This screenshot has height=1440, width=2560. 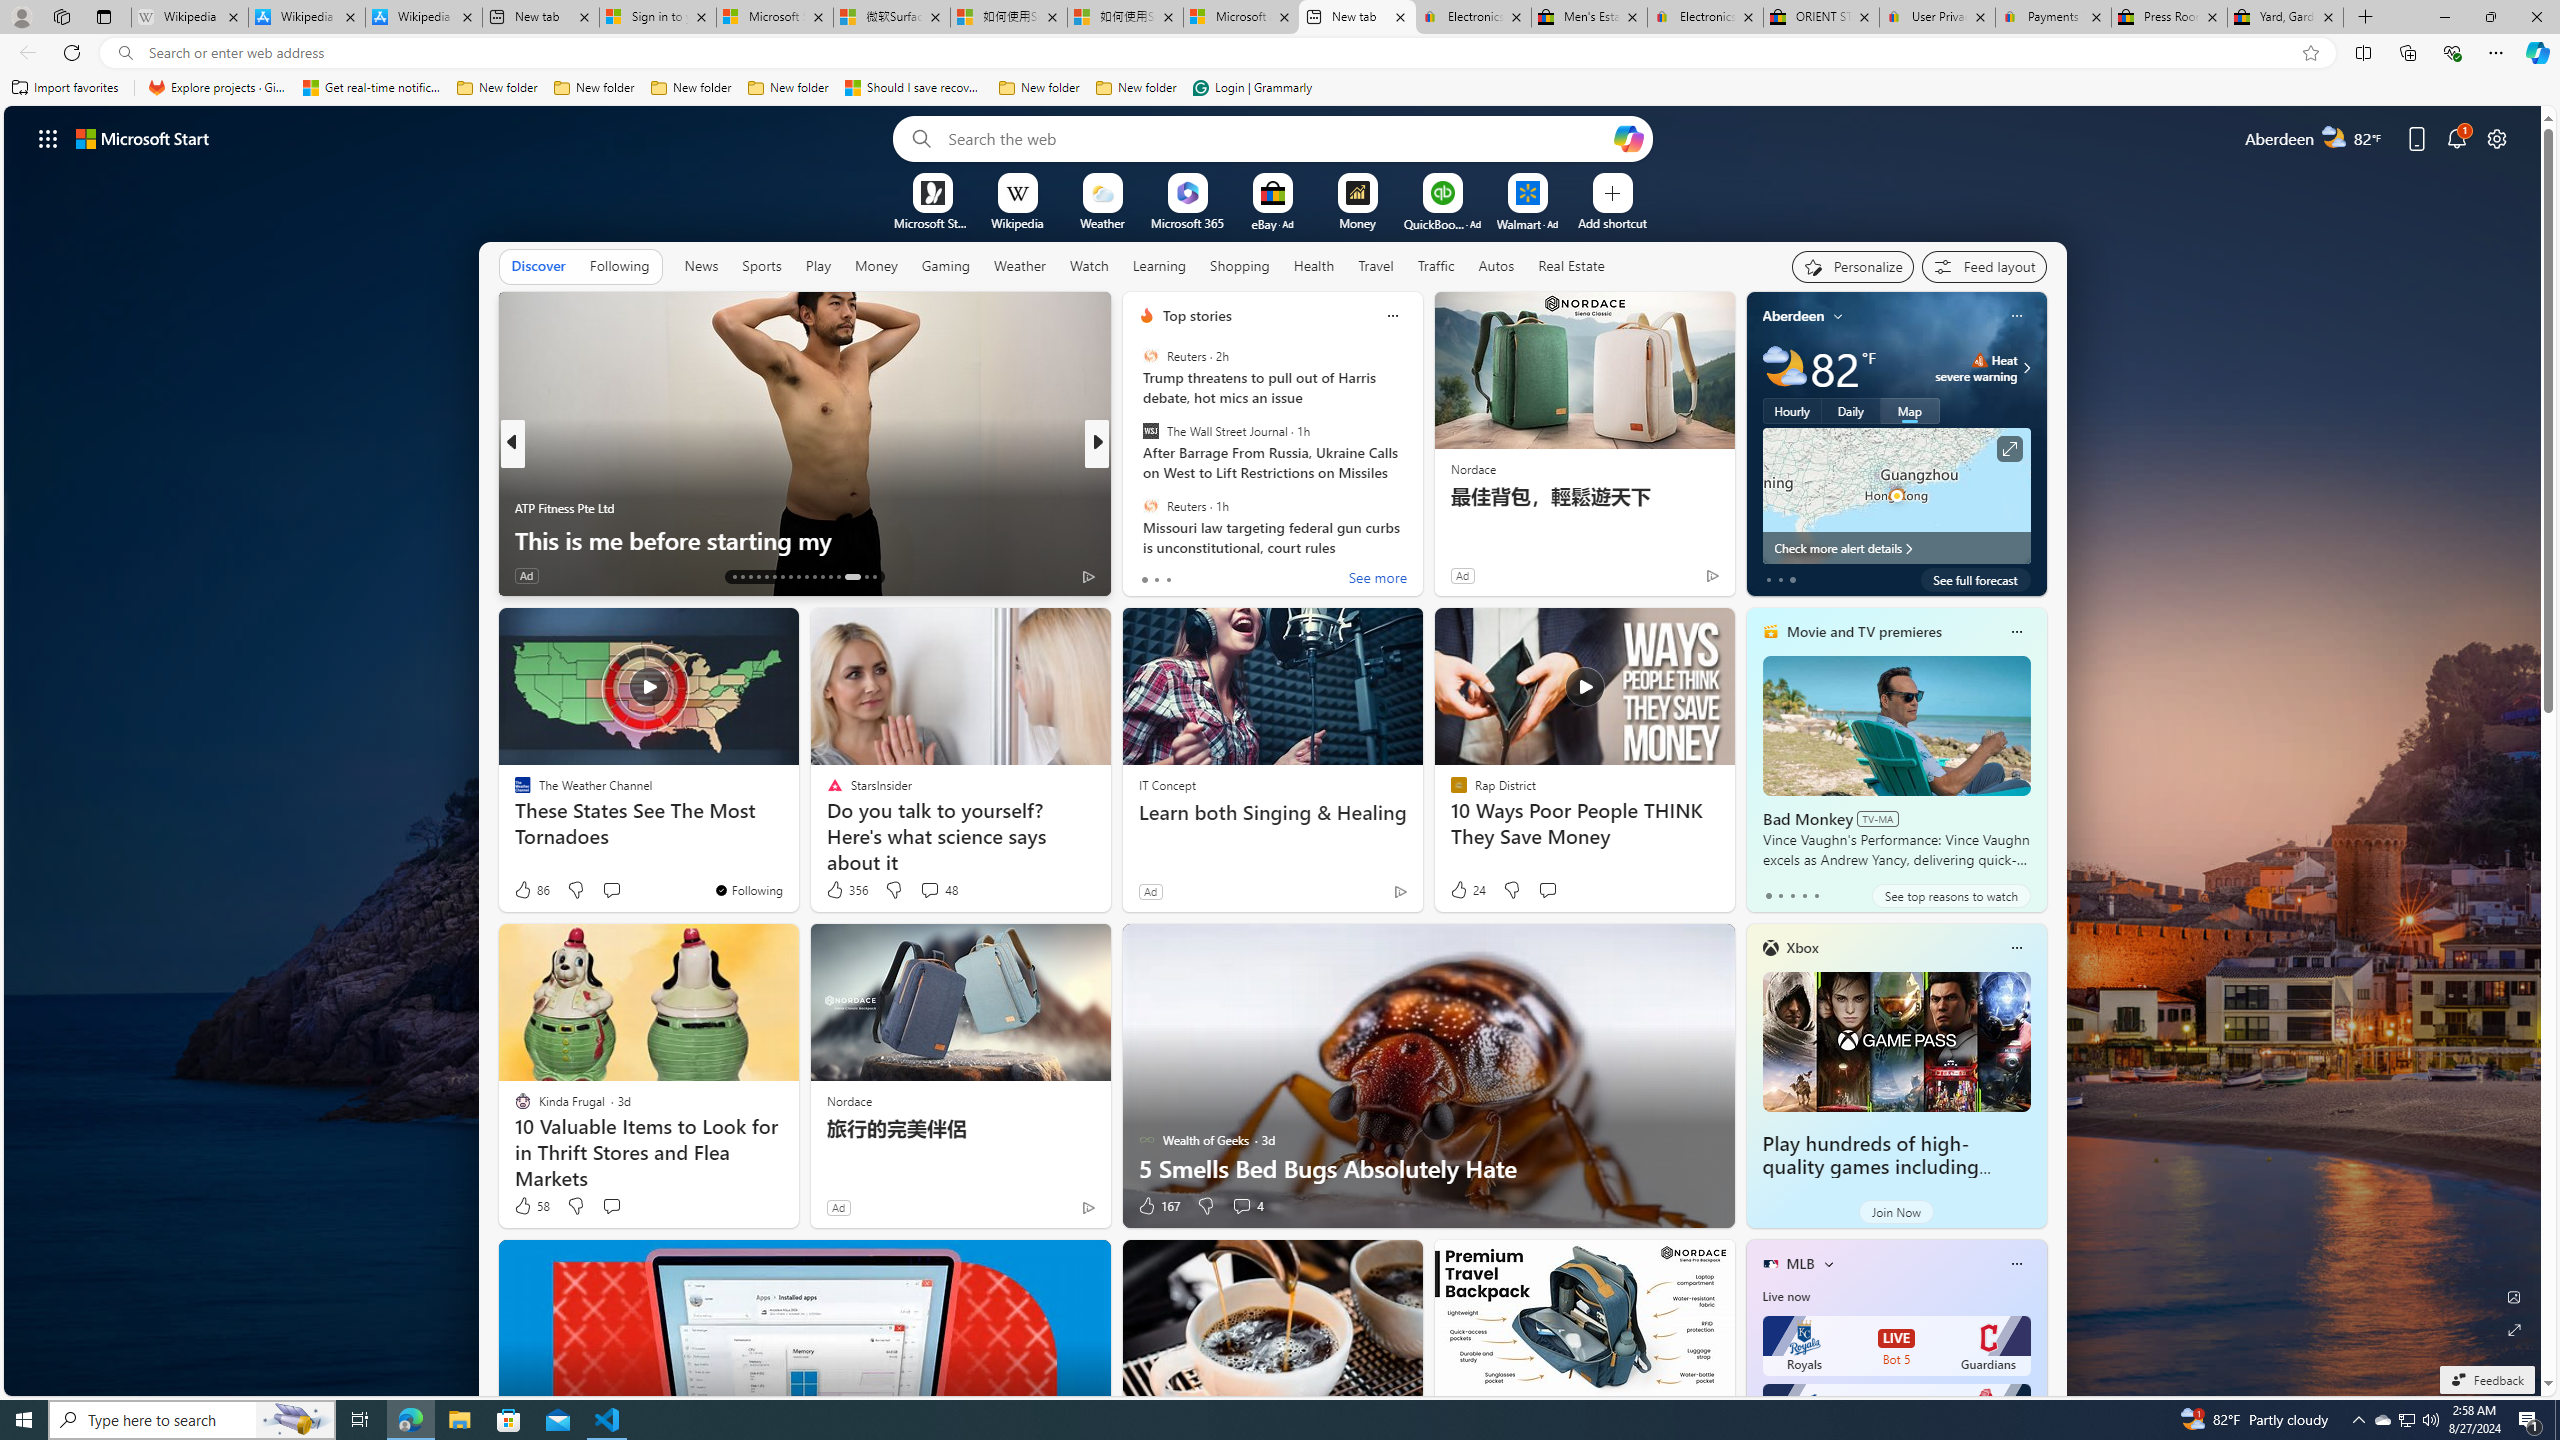 What do you see at coordinates (2496, 137) in the screenshot?
I see `'Page settings'` at bounding box center [2496, 137].